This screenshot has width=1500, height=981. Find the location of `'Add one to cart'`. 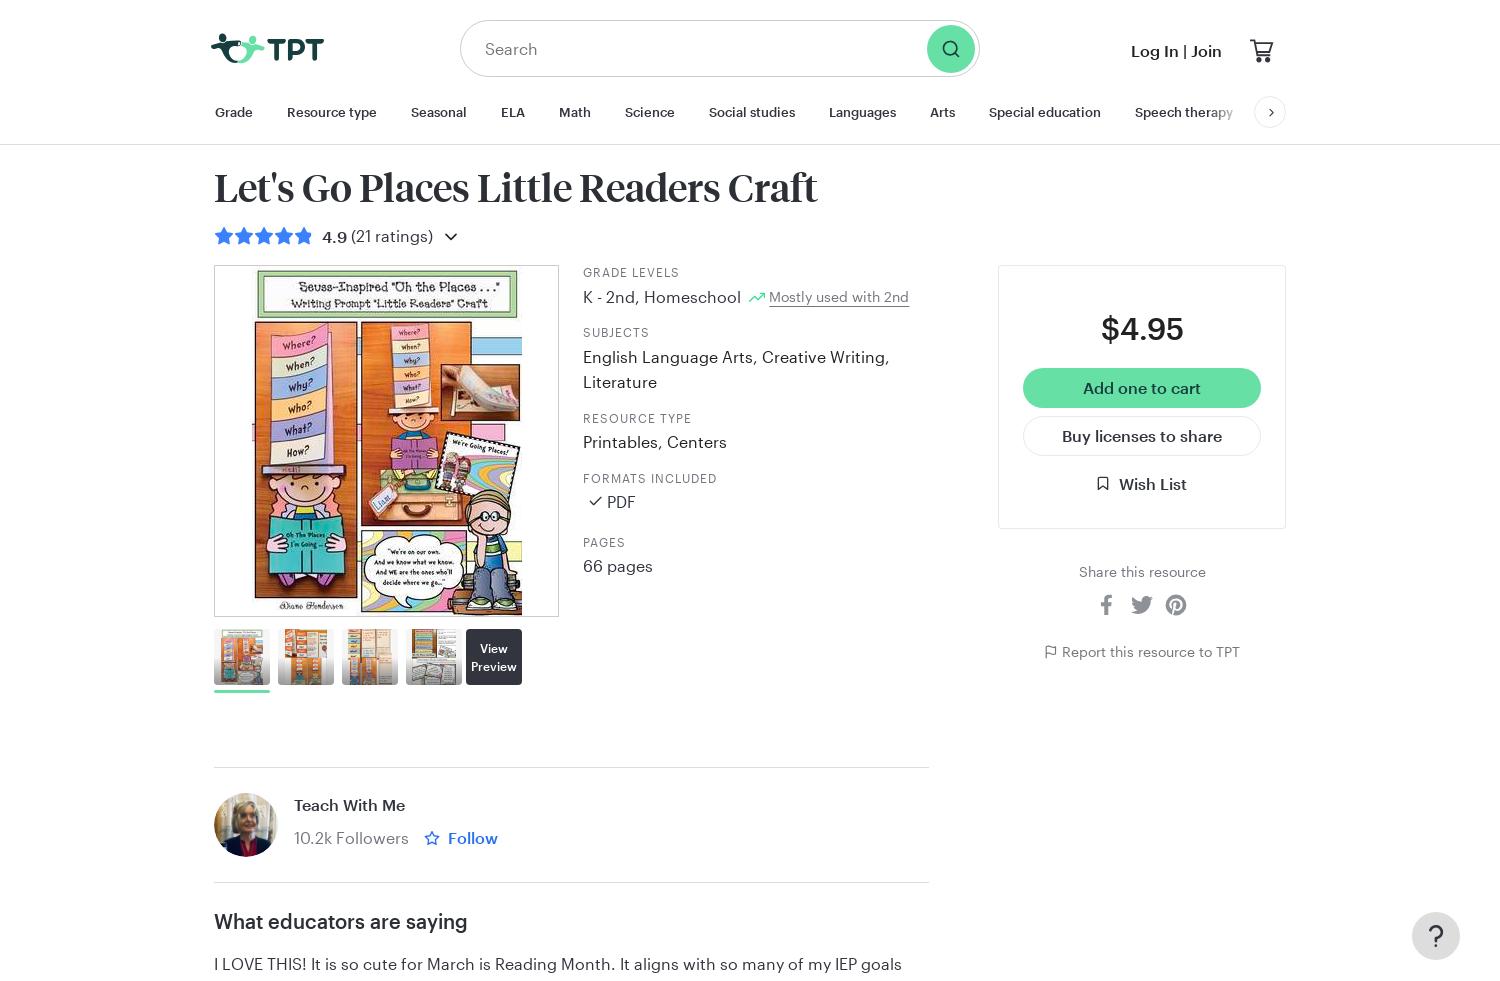

'Add one to cart' is located at coordinates (1141, 386).